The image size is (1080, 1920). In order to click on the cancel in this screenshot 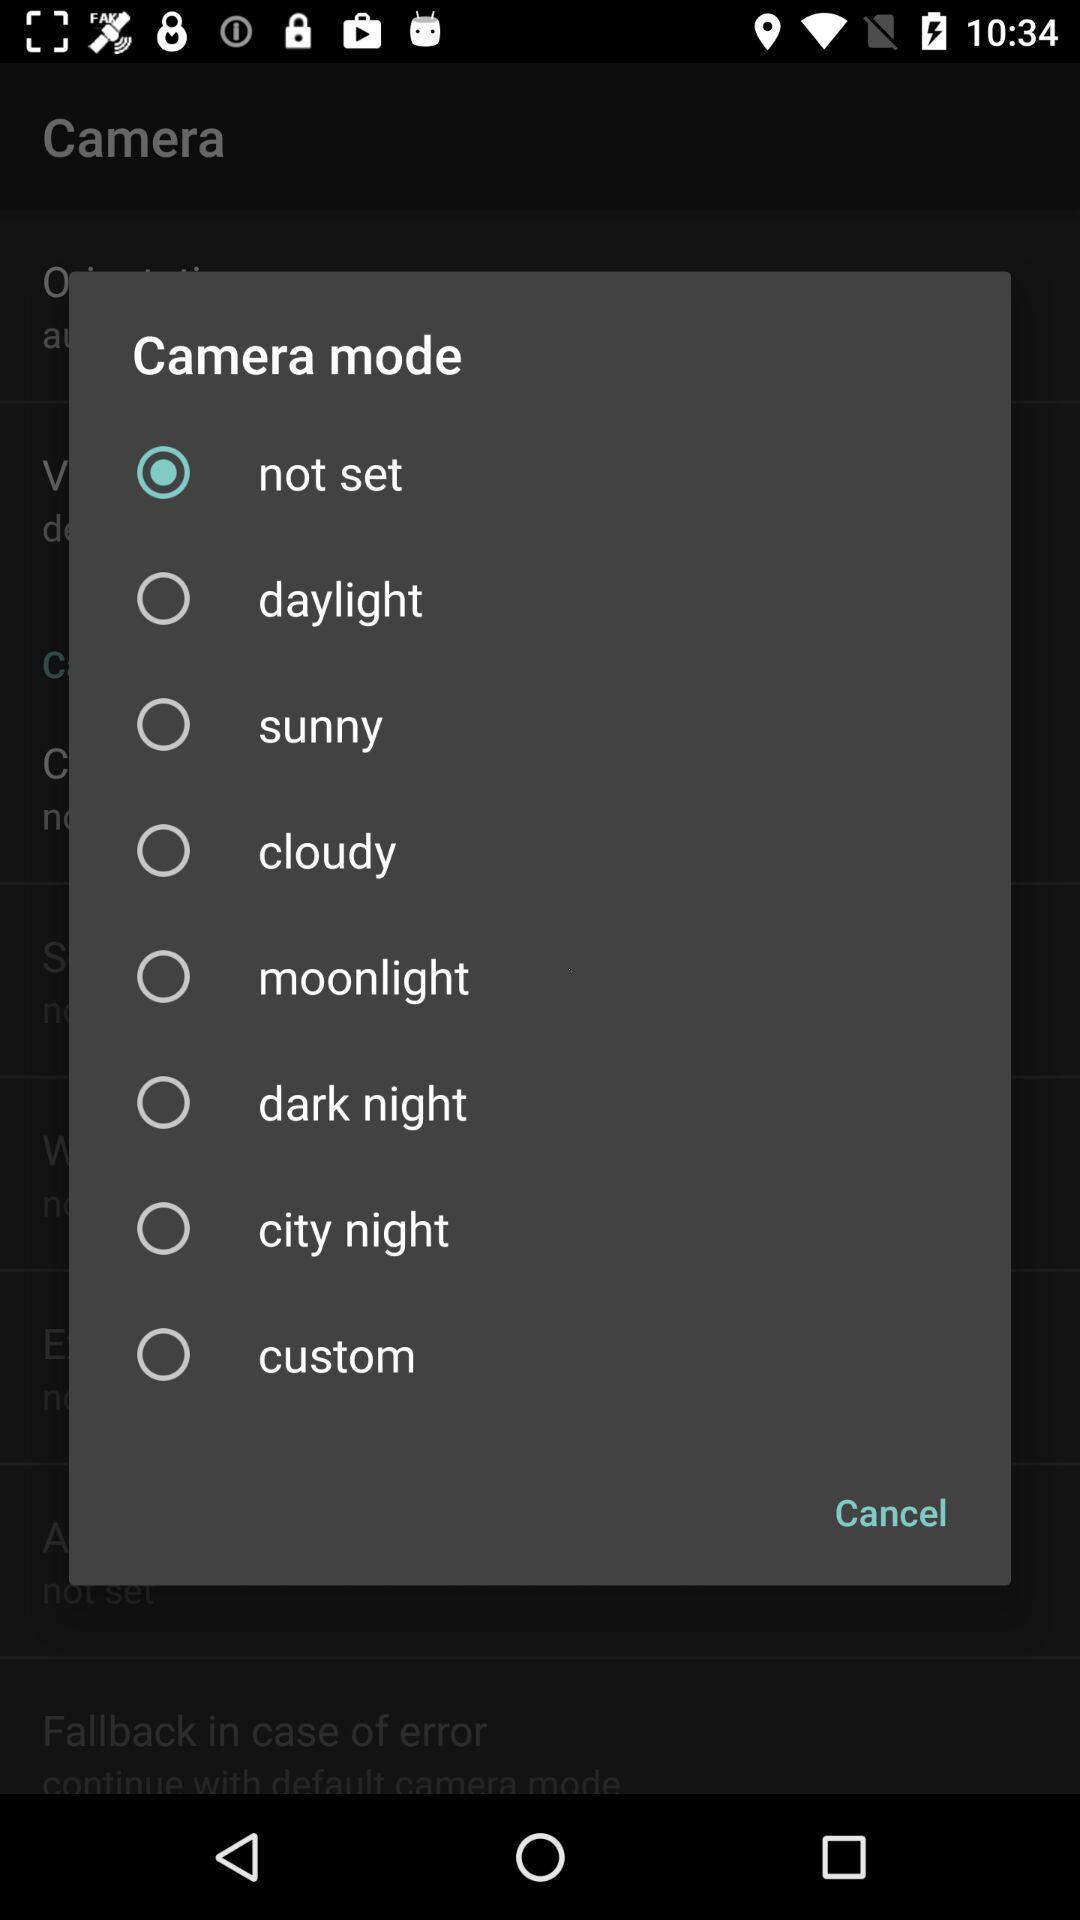, I will do `click(890, 1512)`.